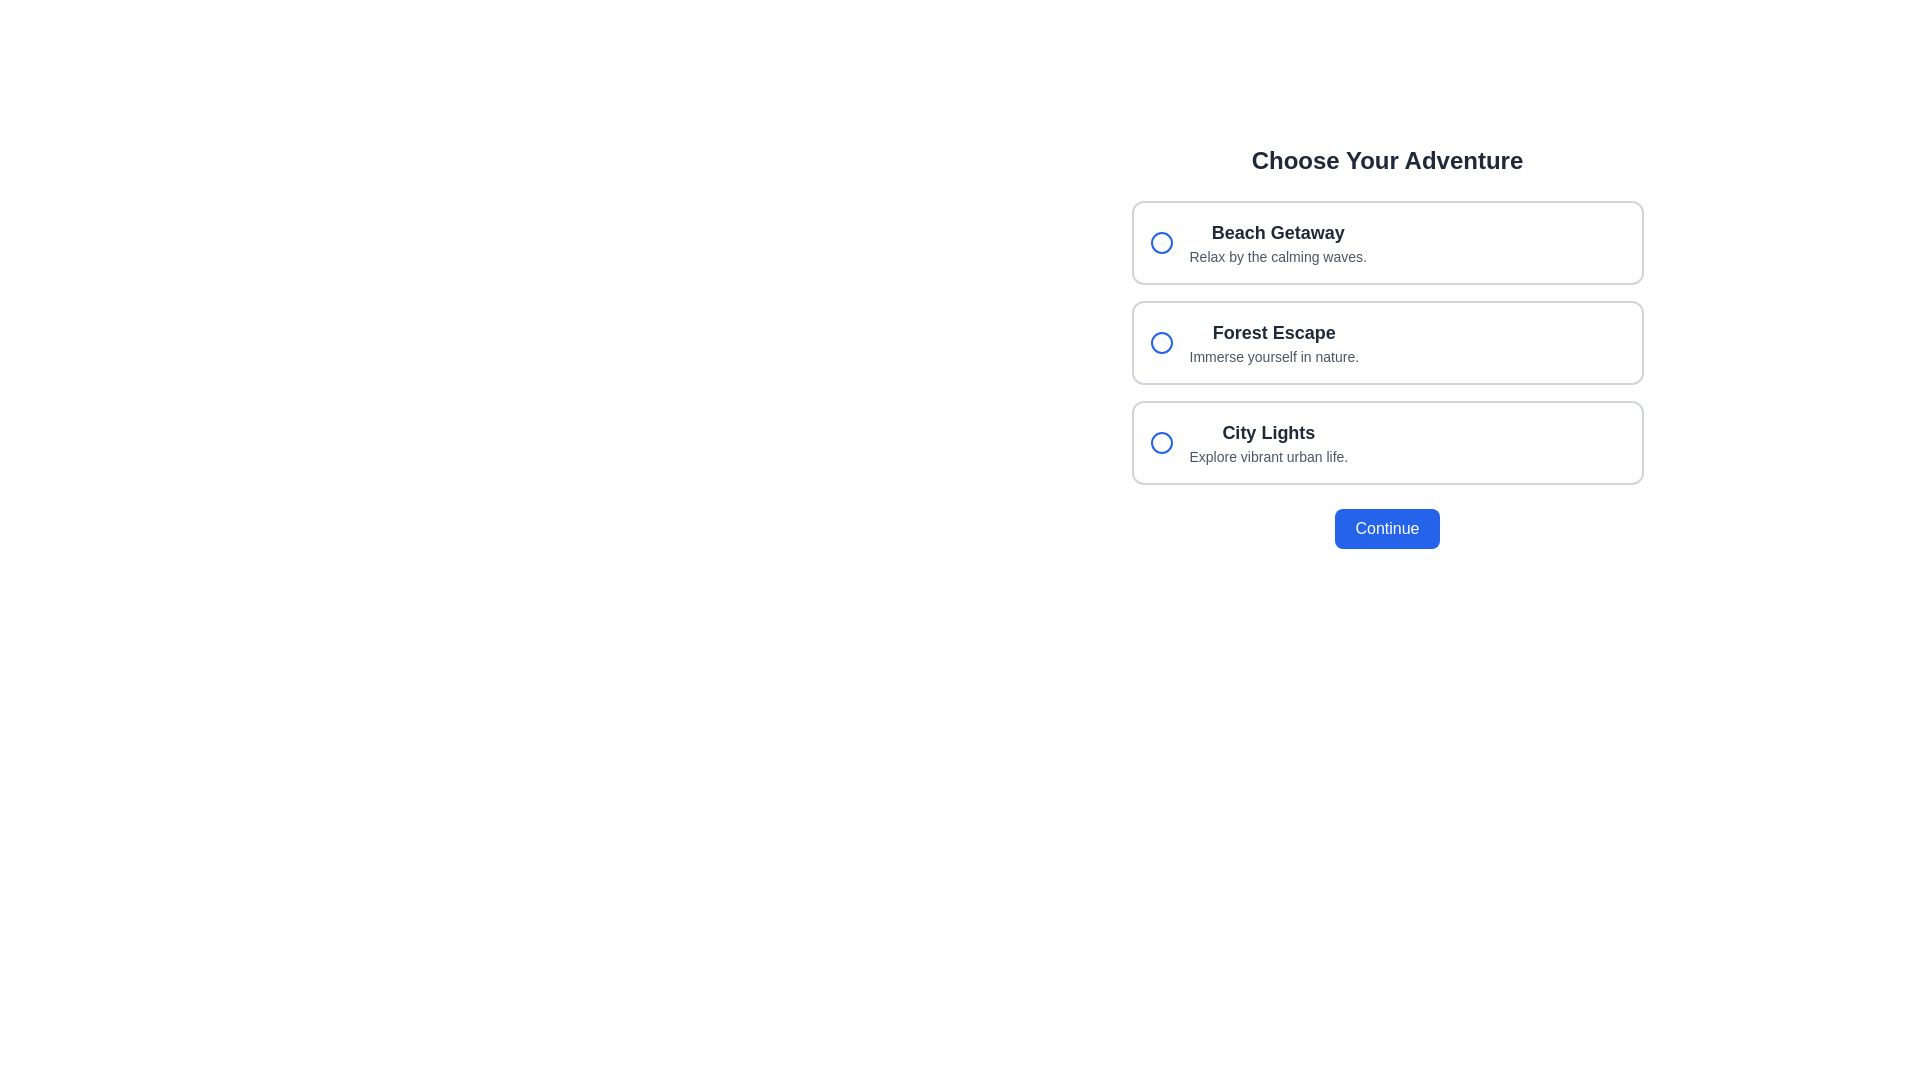 This screenshot has height=1080, width=1920. What do you see at coordinates (1386, 346) in the screenshot?
I see `to select the 'Forest Escape' option in the vertically stacked selection box, which is the second choice and has the title 'Forest Escape' with the description 'Immerse yourself in nature.'` at bounding box center [1386, 346].